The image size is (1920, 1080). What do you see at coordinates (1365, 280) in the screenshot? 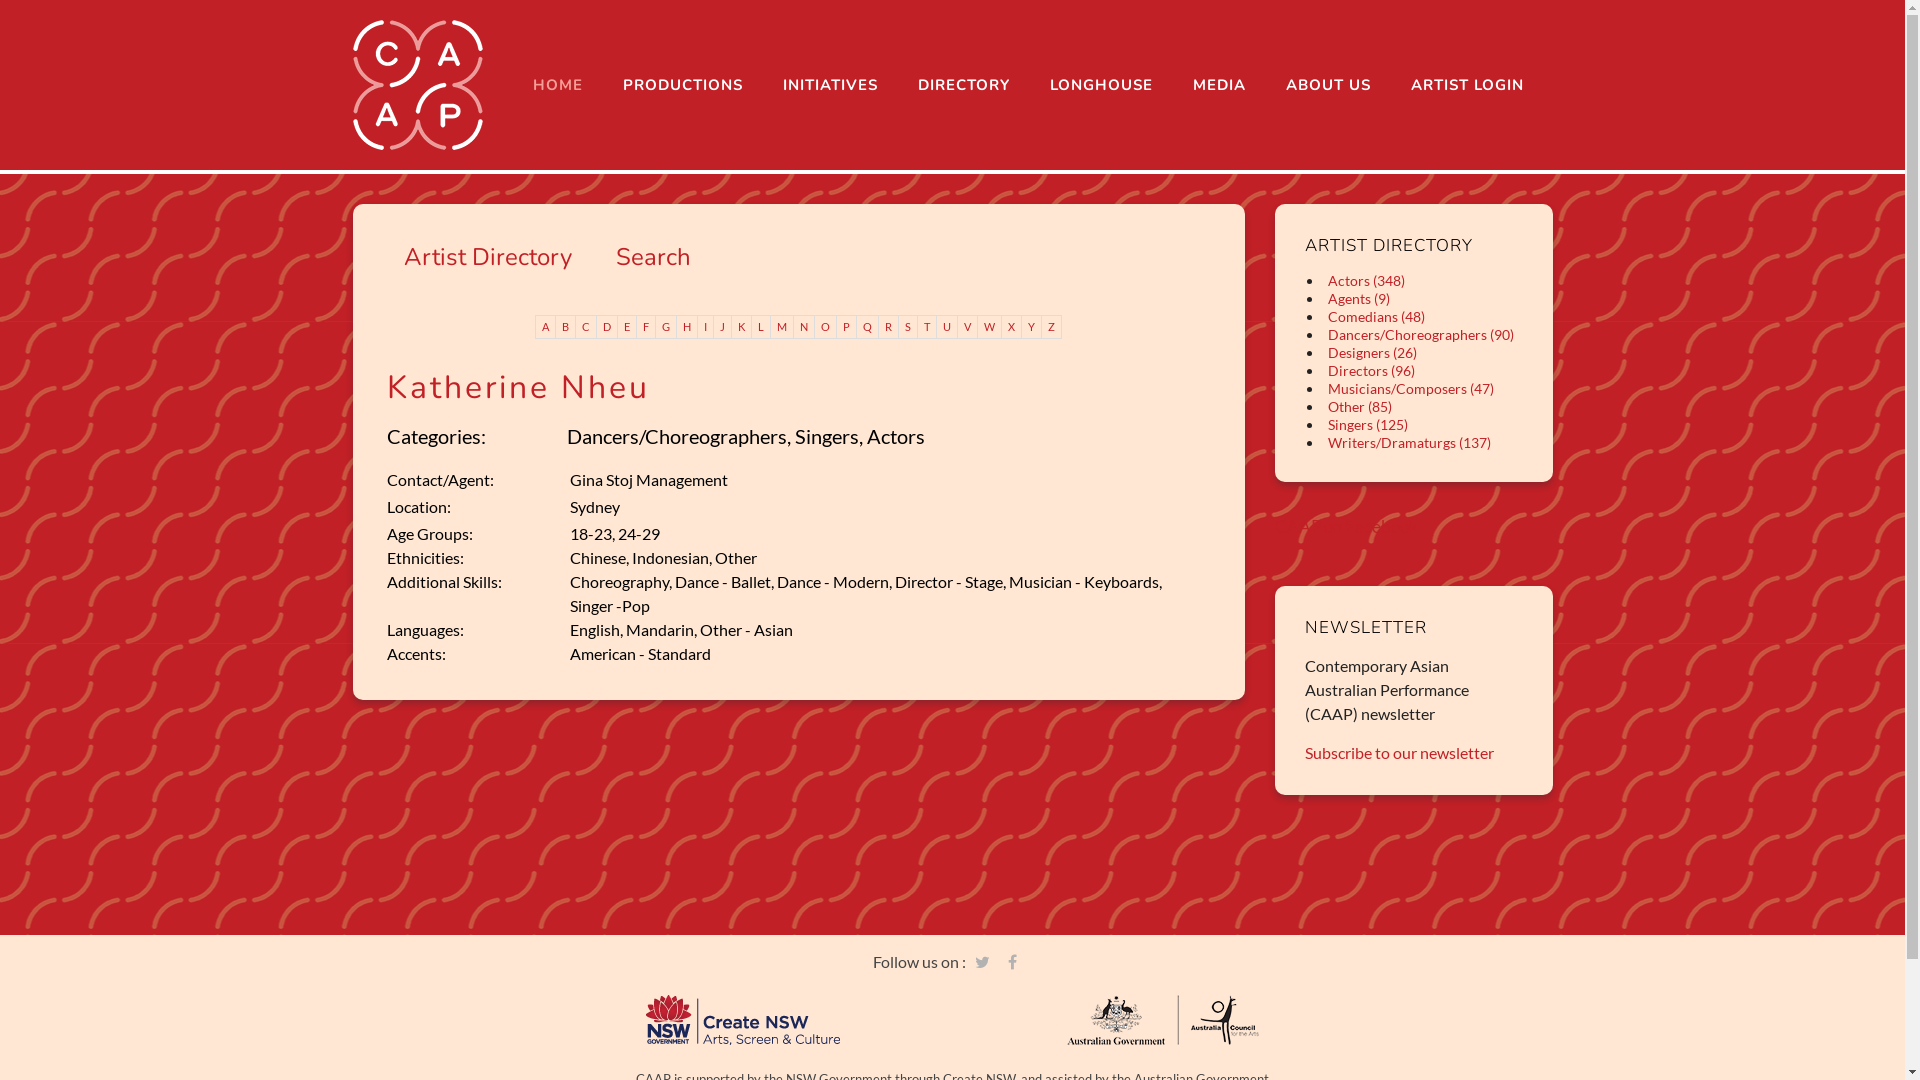
I see `'Actors (348)'` at bounding box center [1365, 280].